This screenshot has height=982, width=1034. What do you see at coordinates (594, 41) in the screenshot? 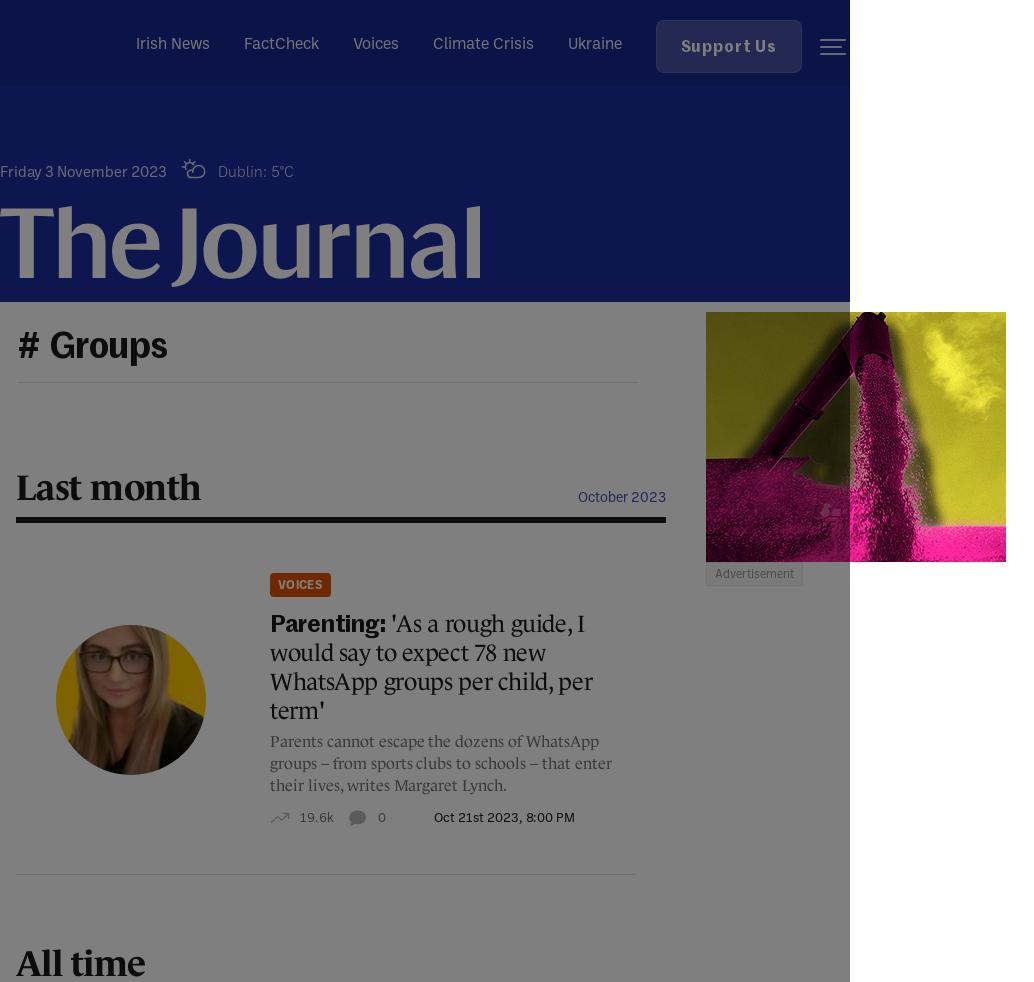
I see `'Ukraine'` at bounding box center [594, 41].